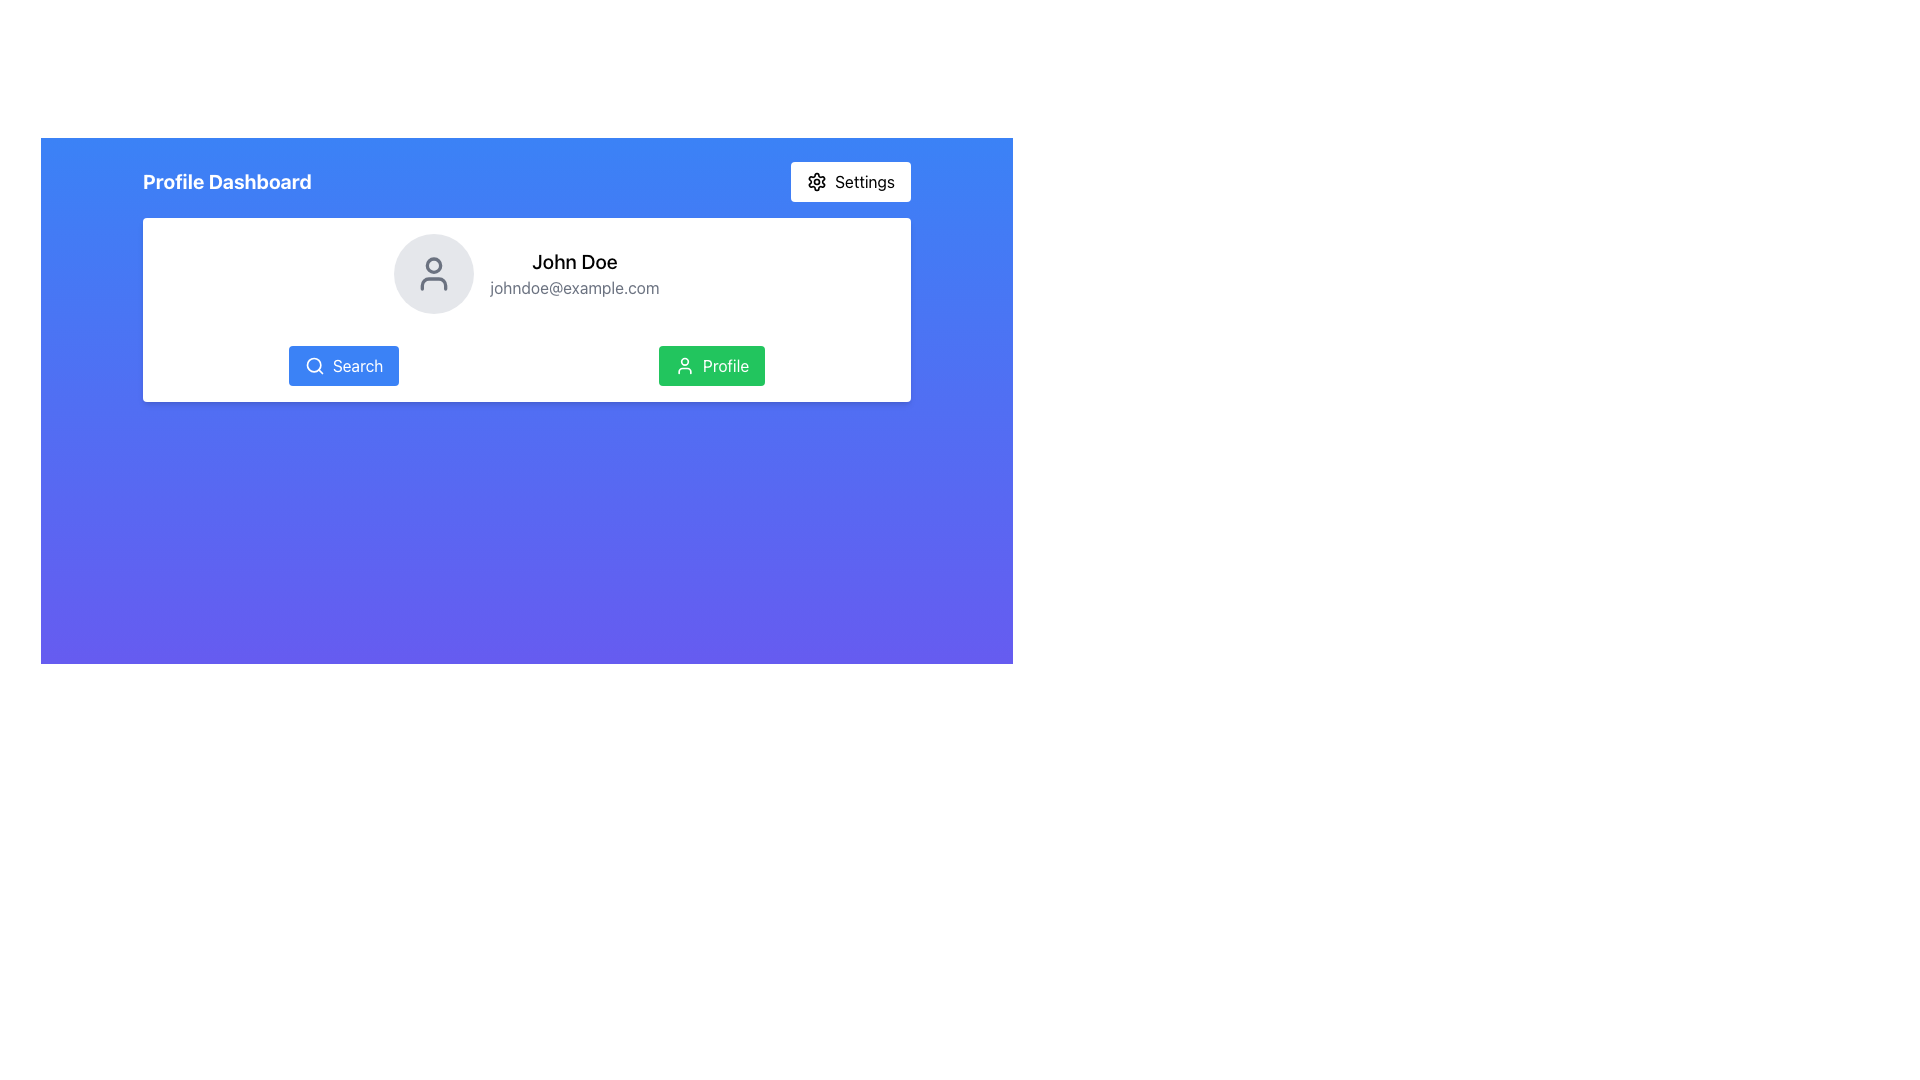 The image size is (1920, 1080). Describe the element at coordinates (816, 181) in the screenshot. I see `the settings icon (gear symbol) located to the left of the 'Settings' text within the button` at that location.